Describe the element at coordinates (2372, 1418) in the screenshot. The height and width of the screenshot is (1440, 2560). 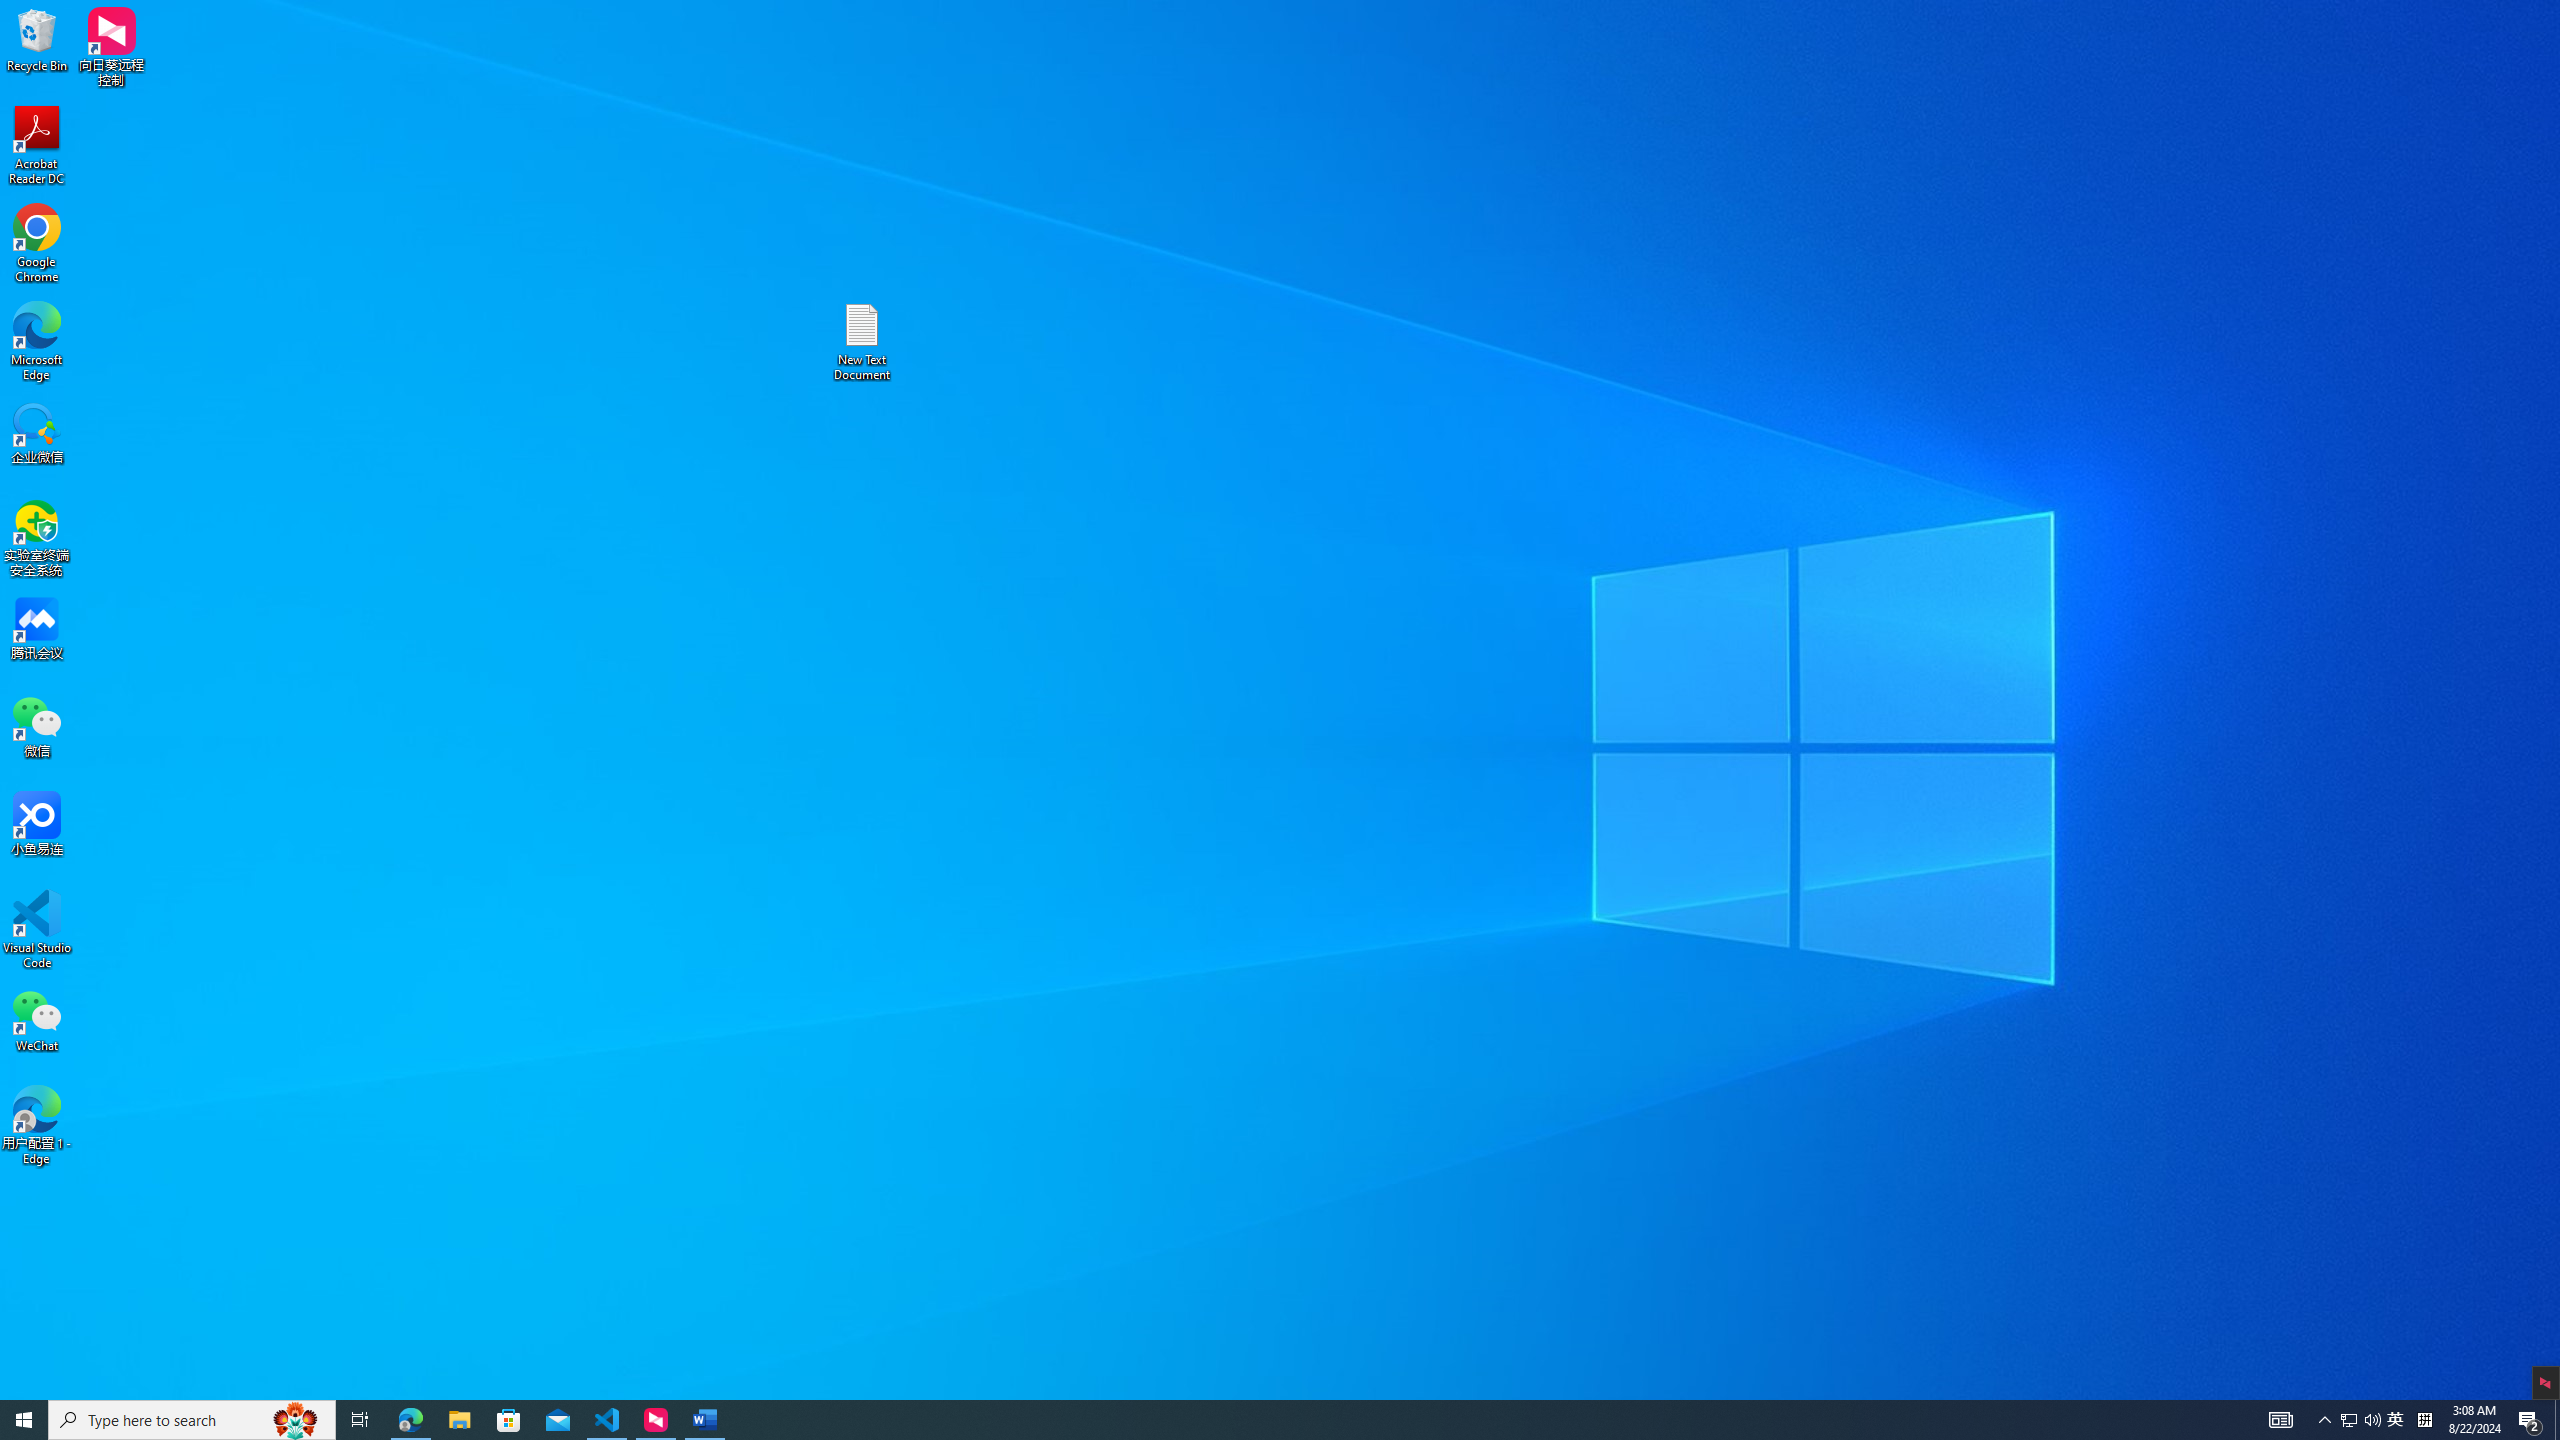
I see `'Q2790: 100%'` at that location.